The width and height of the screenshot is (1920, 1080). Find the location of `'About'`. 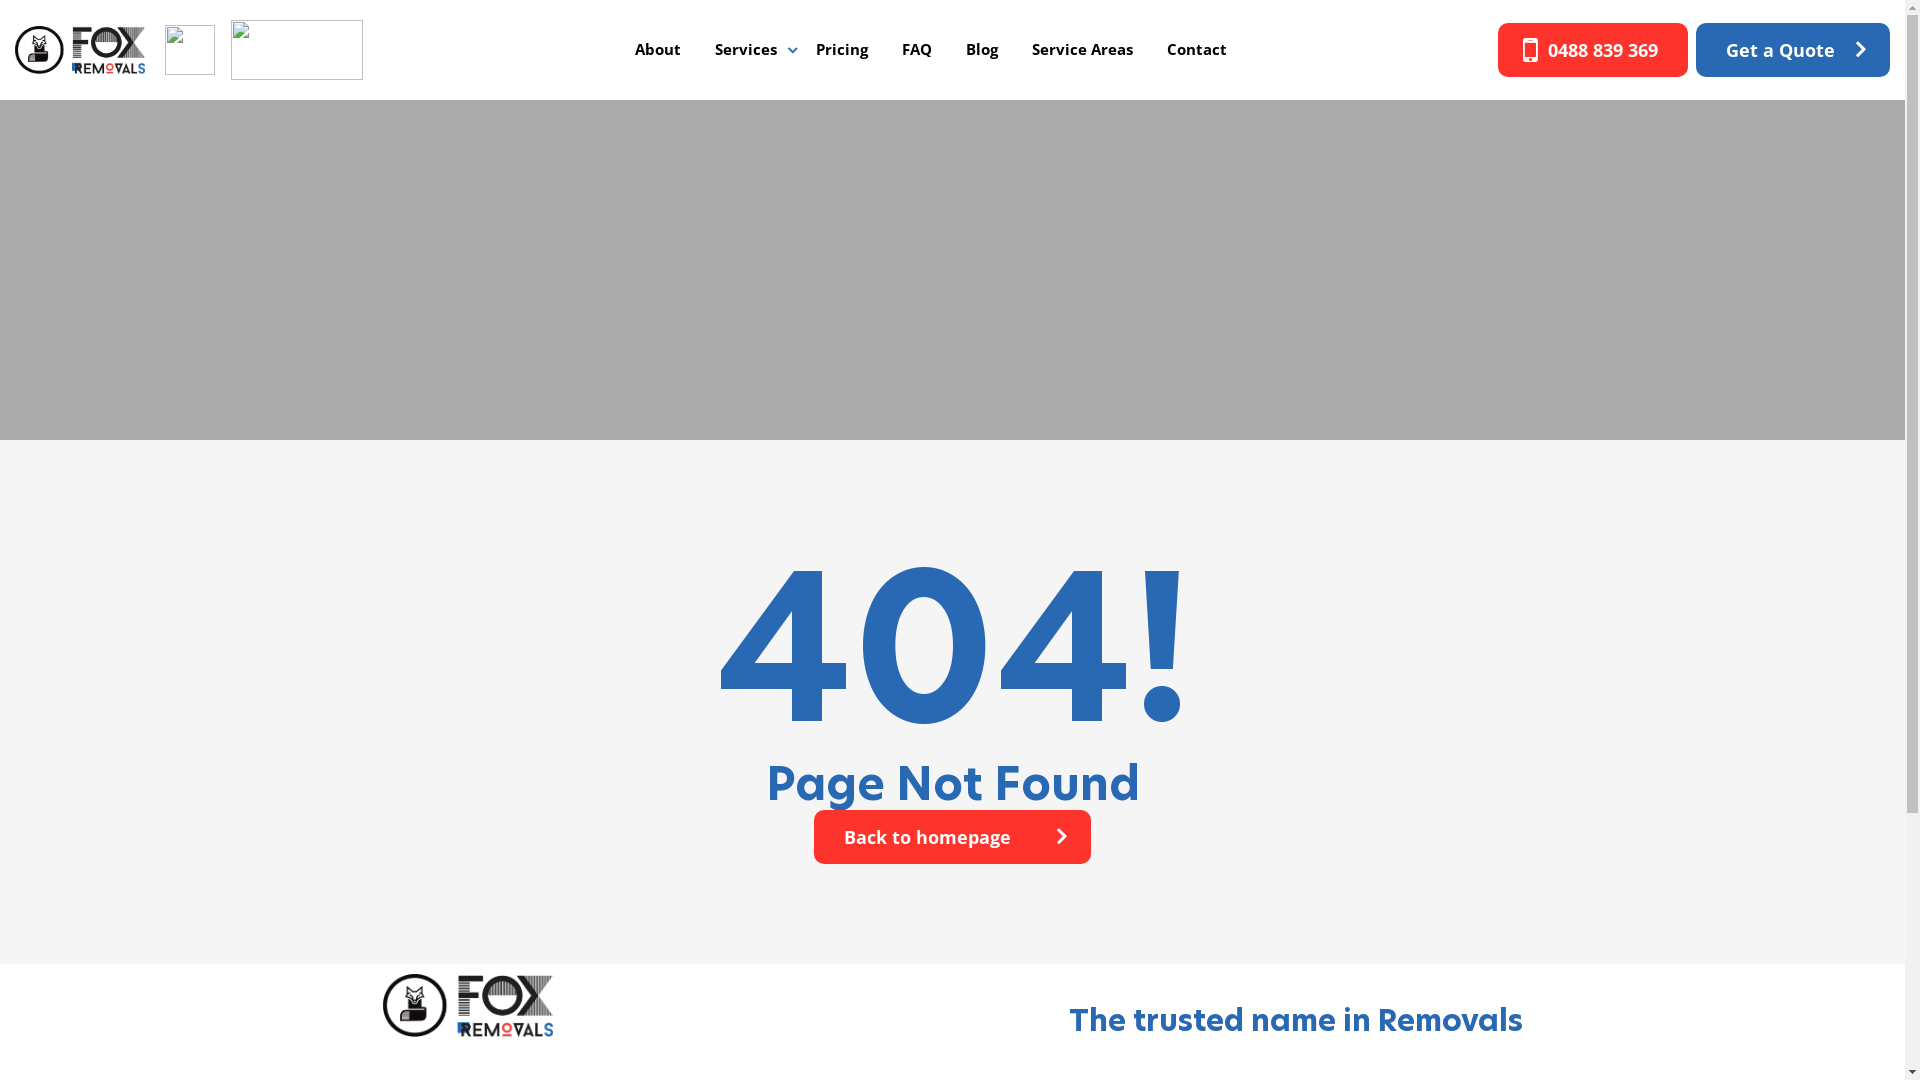

'About' is located at coordinates (657, 48).